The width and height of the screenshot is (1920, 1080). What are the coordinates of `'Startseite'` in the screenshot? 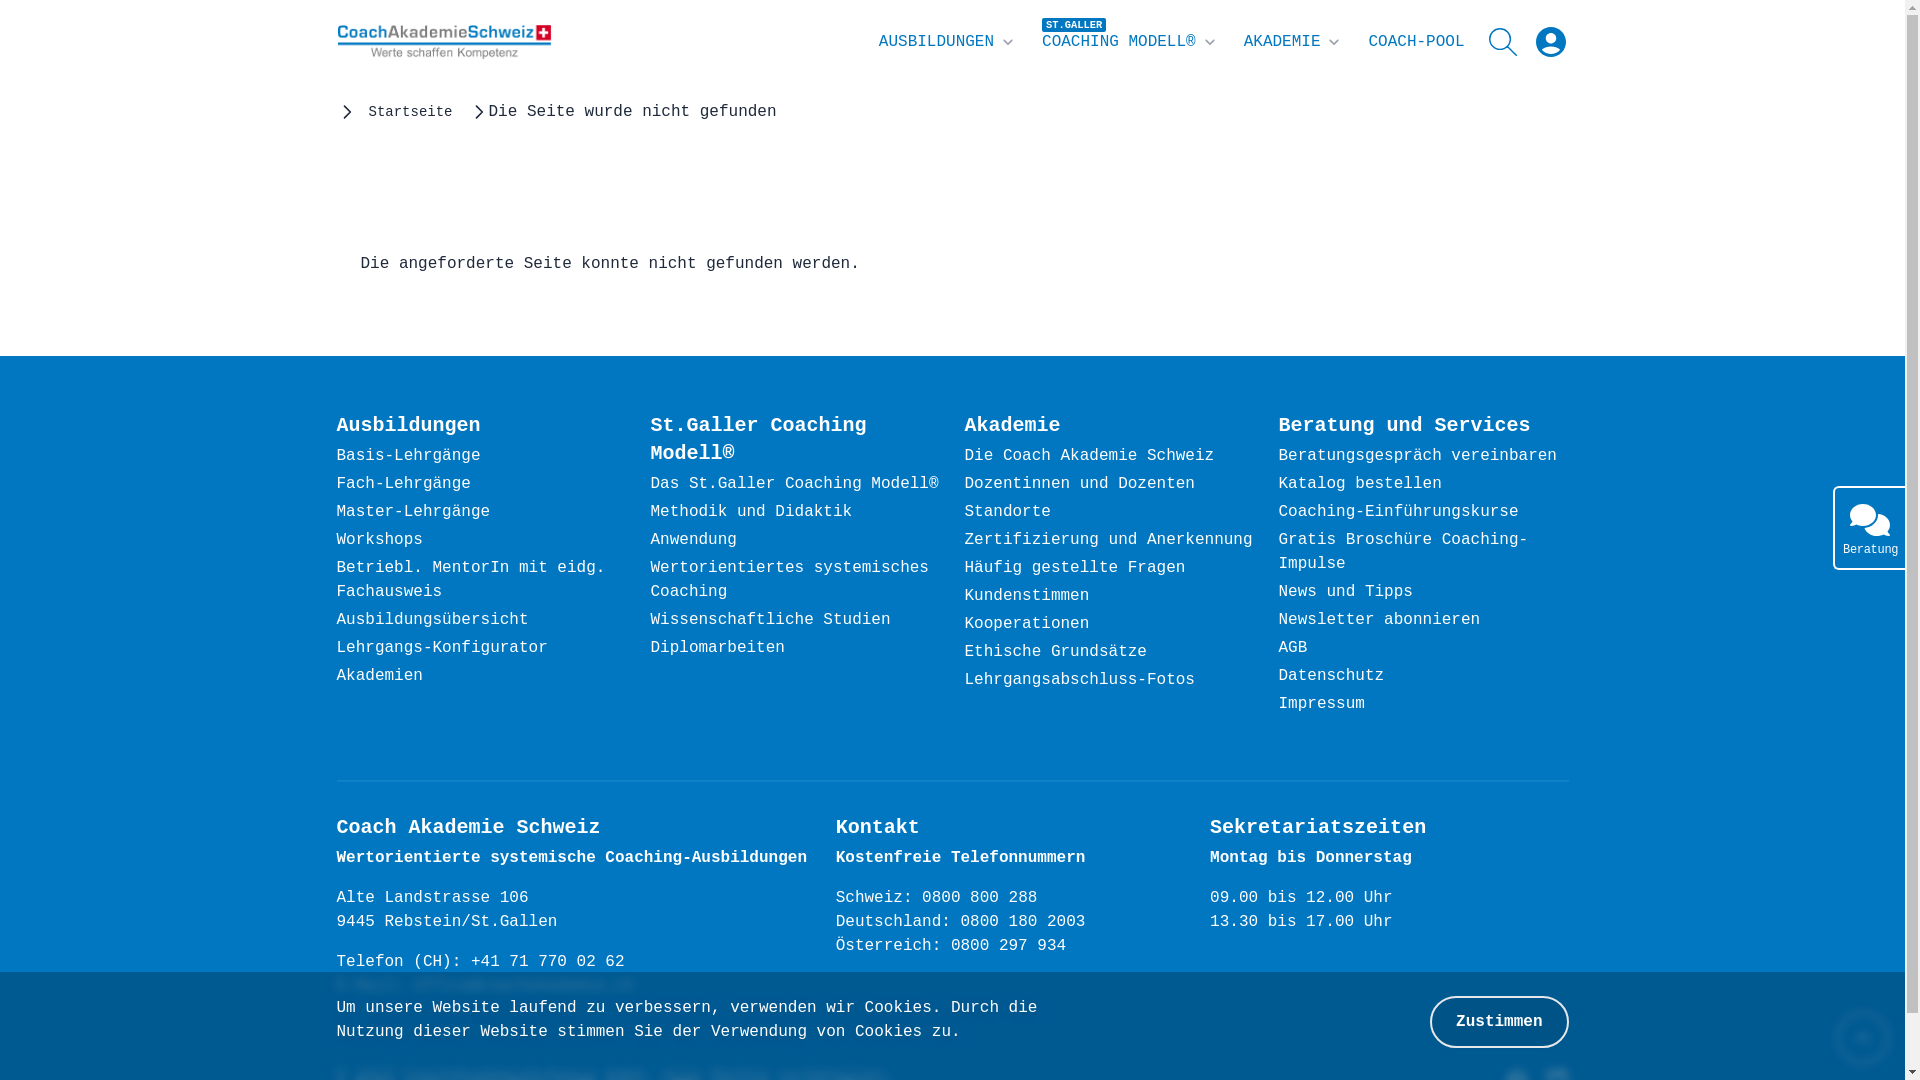 It's located at (368, 111).